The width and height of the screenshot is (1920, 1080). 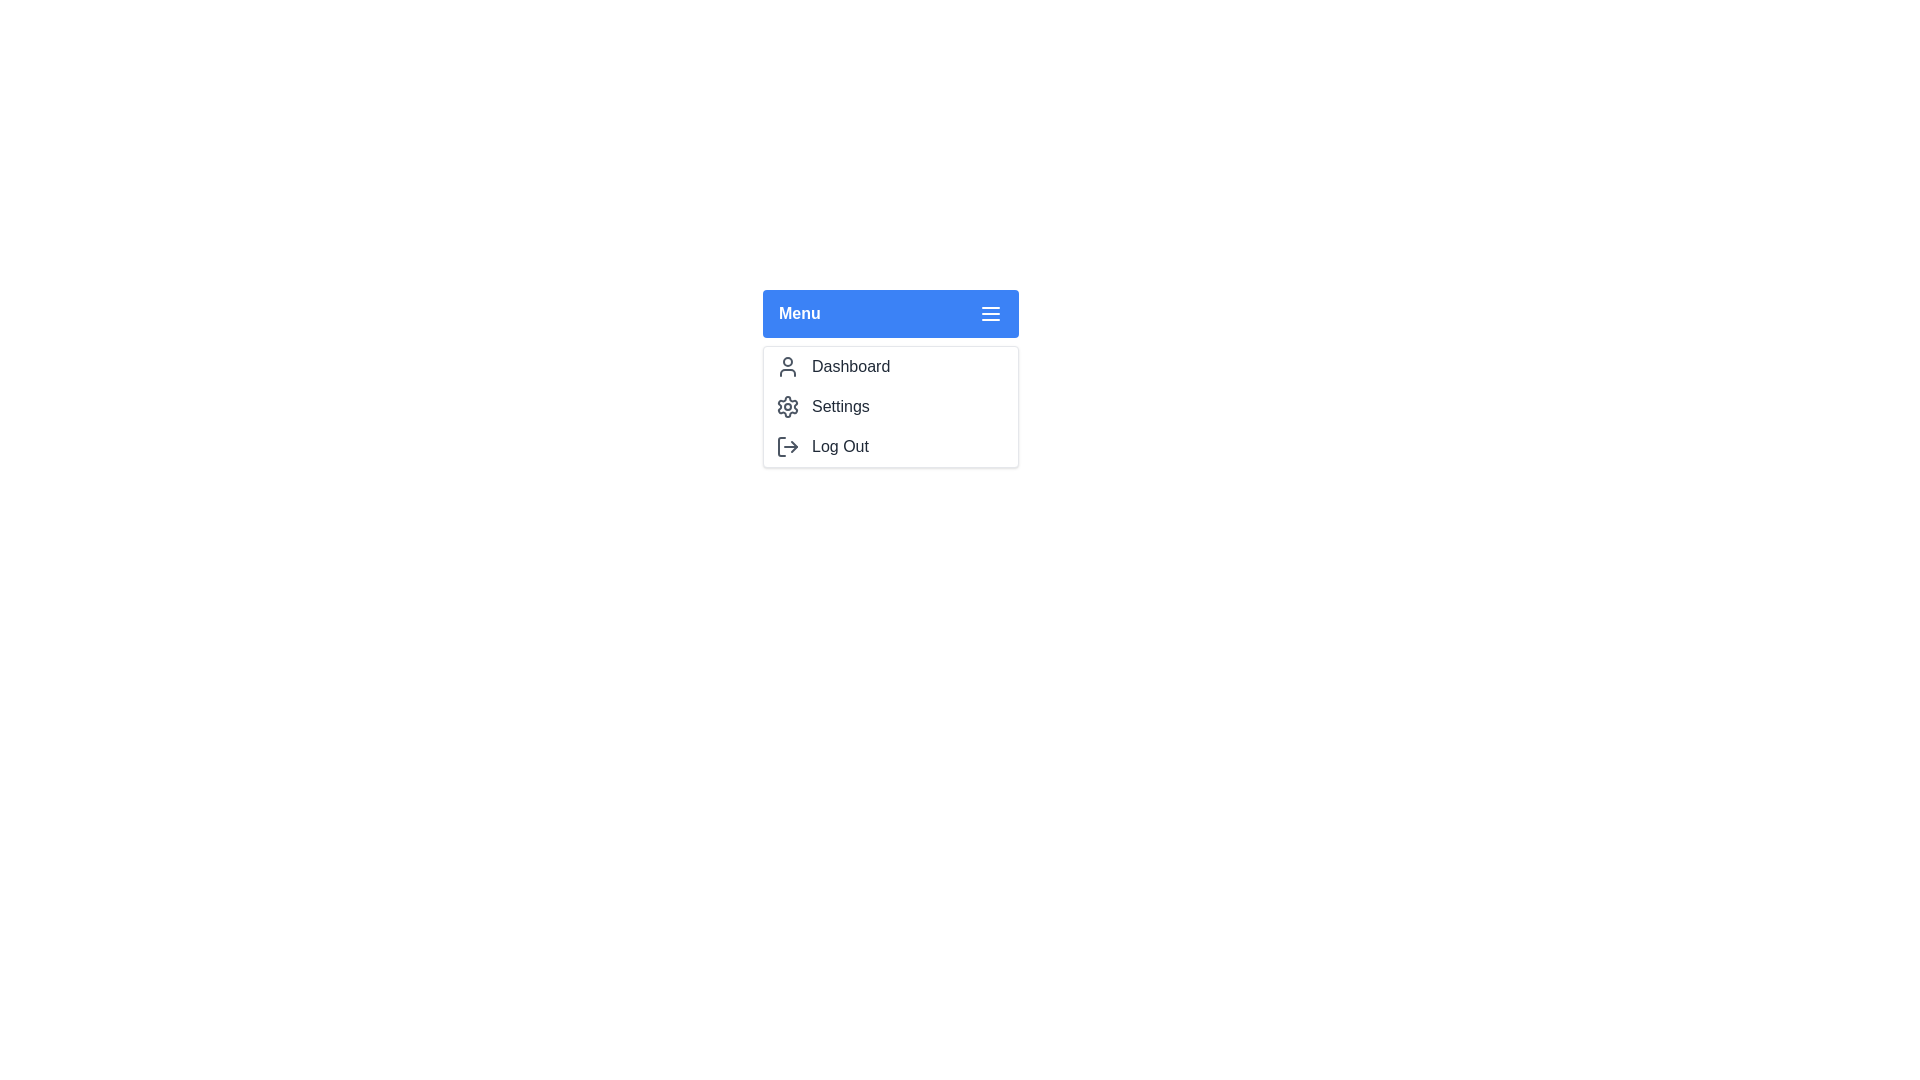 What do you see at coordinates (890, 366) in the screenshot?
I see `the menu option Dashboard by clicking on it` at bounding box center [890, 366].